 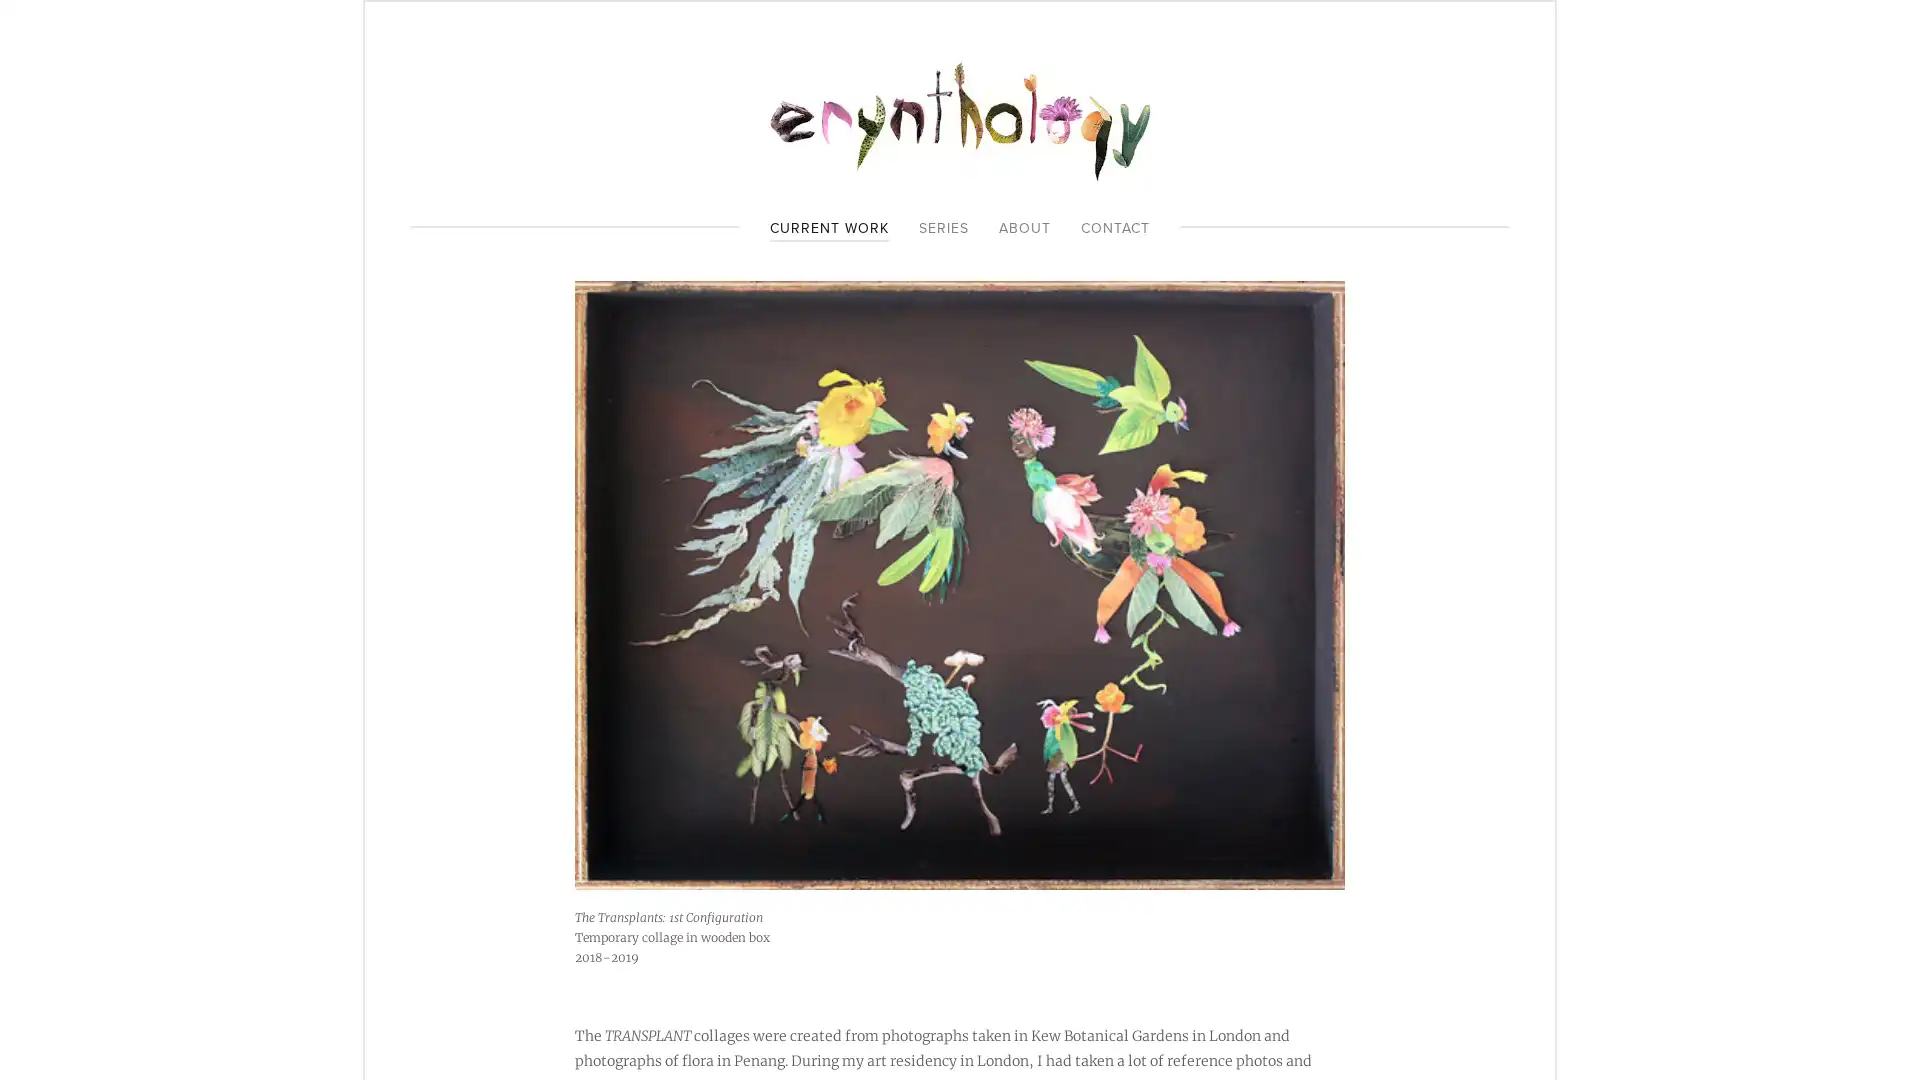 What do you see at coordinates (960, 585) in the screenshot?
I see `View fullsize The Transplants: 1st Configuration Temporary collage in wooden box 2018-2019` at bounding box center [960, 585].